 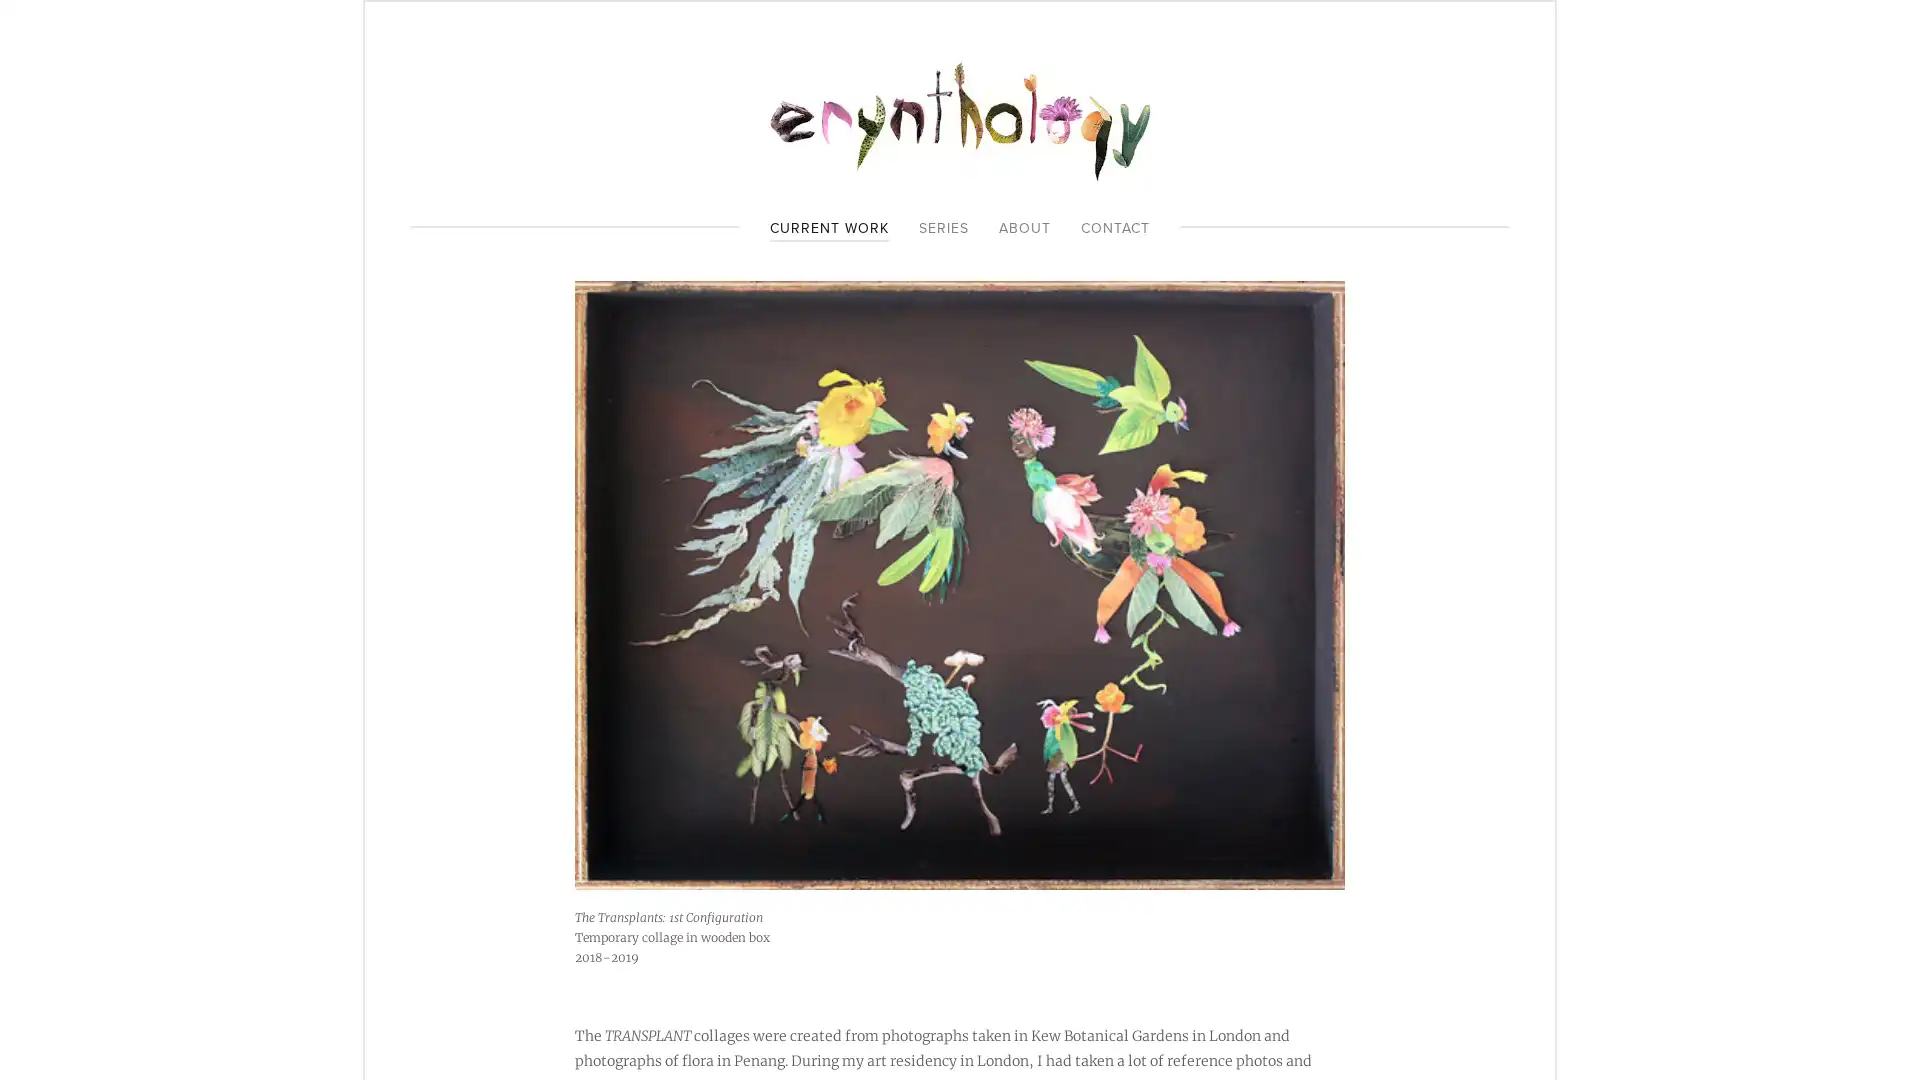 What do you see at coordinates (960, 585) in the screenshot?
I see `View fullsize The Transplants: 1st Configuration Temporary collage in wooden box 2018-2019` at bounding box center [960, 585].